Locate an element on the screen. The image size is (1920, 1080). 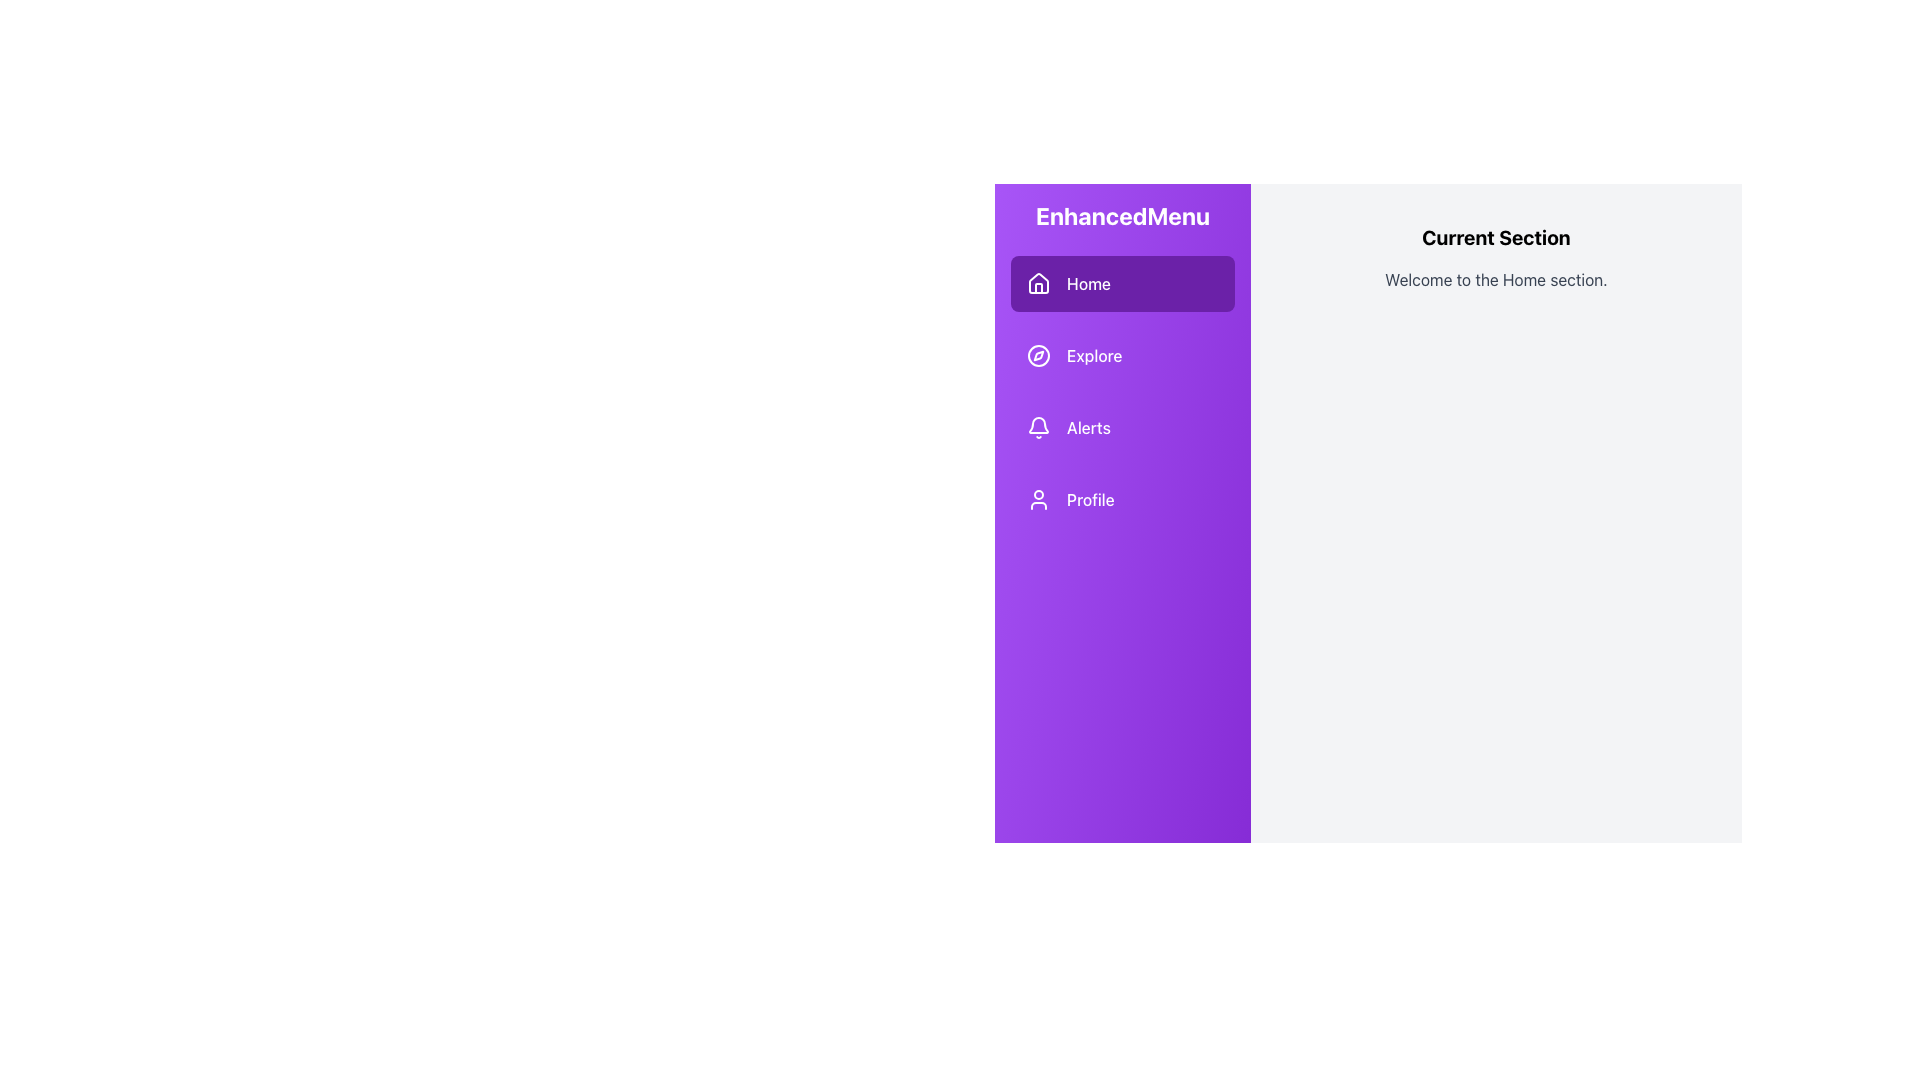
the 'Home' navigation icon located in the sidebar at the topmost option is located at coordinates (1038, 284).